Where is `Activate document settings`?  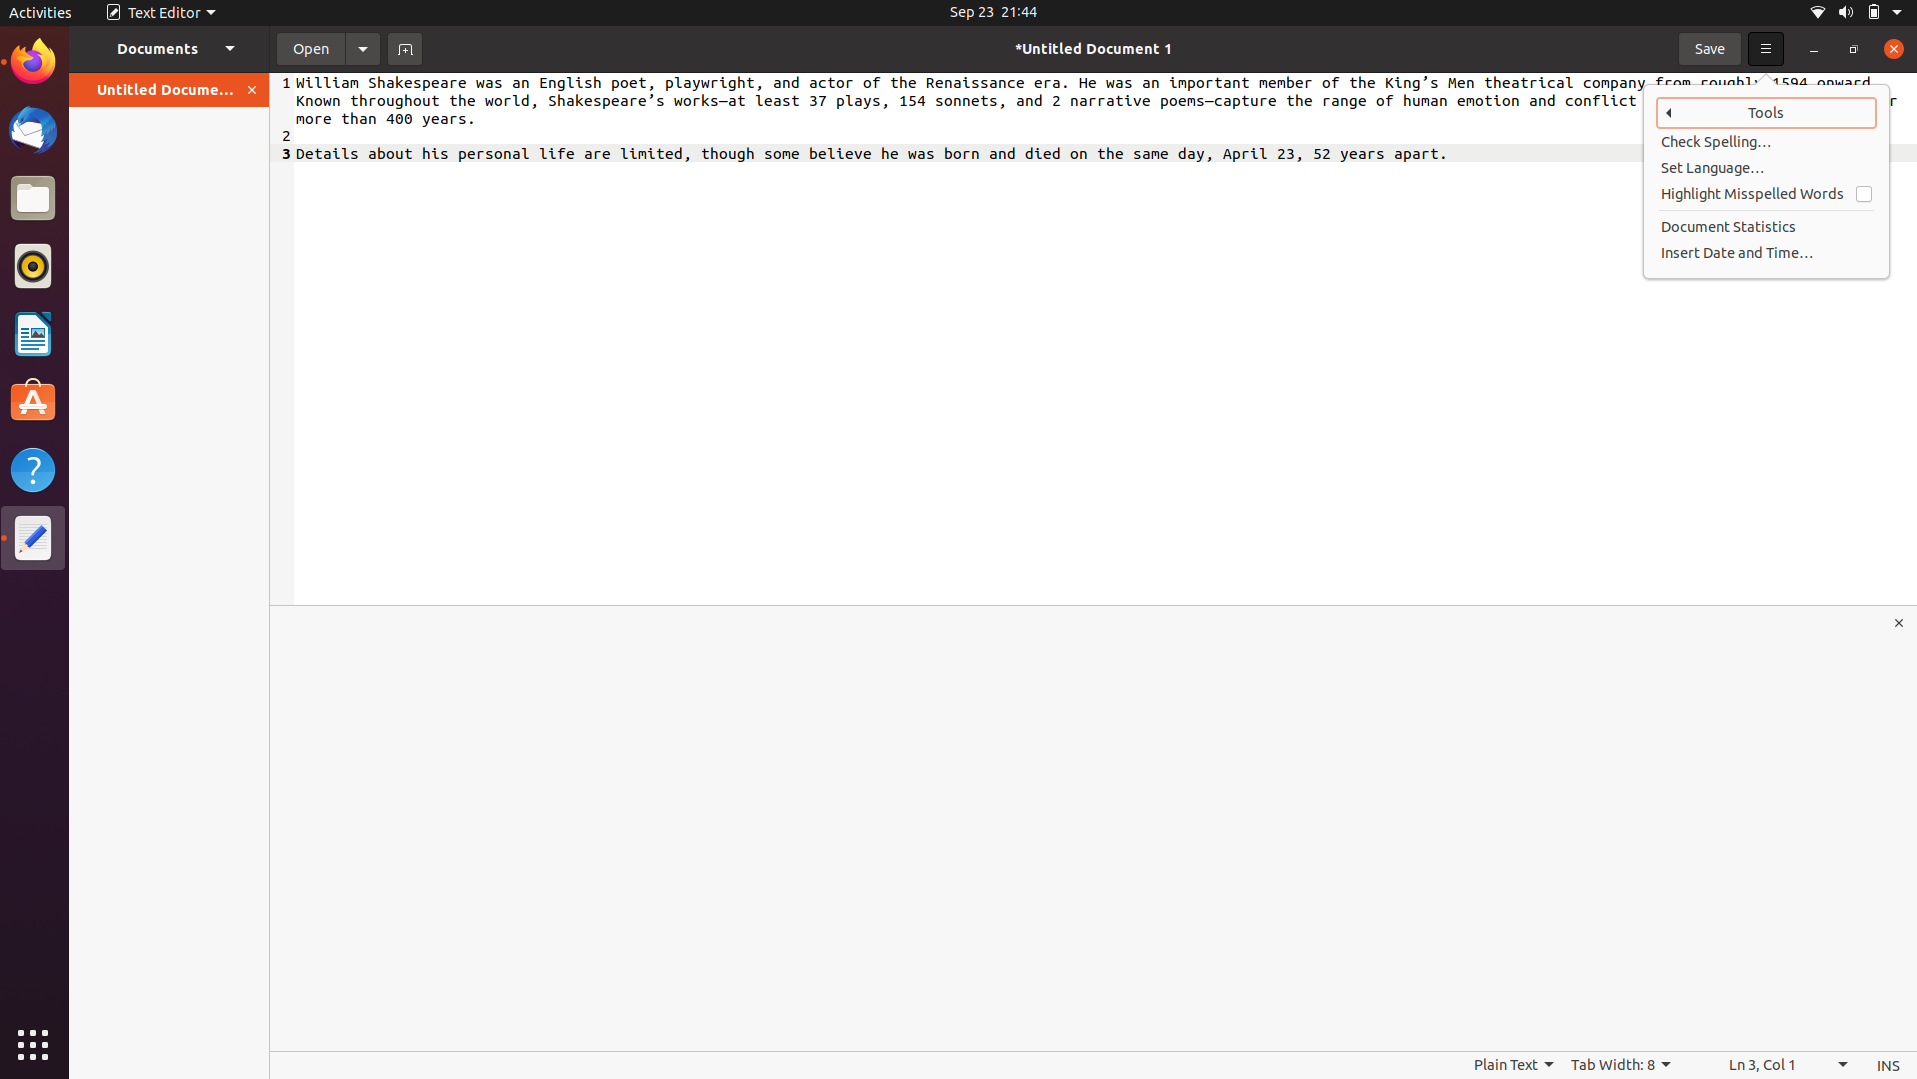
Activate document settings is located at coordinates (362, 47).